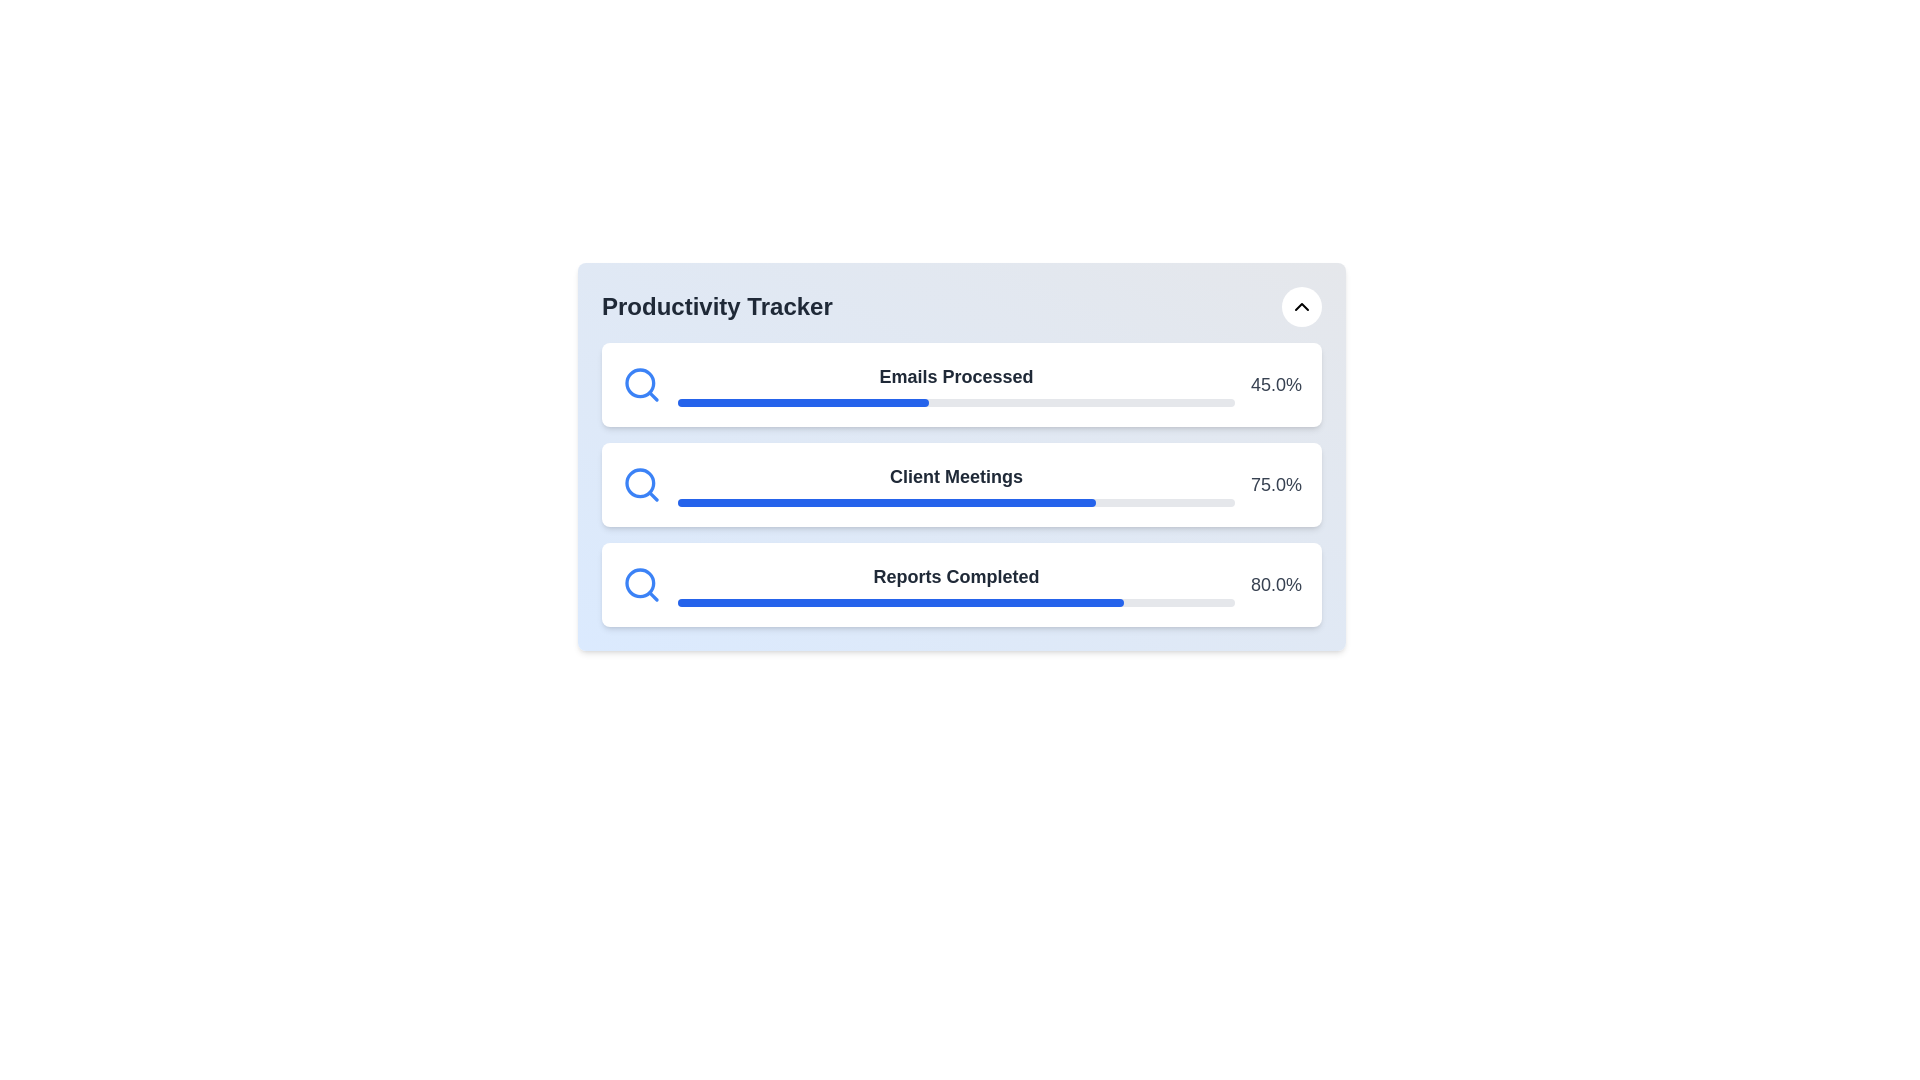 Image resolution: width=1920 pixels, height=1080 pixels. I want to click on the central circle of the magnifying glass icon, which is located to the left of the 'Reports Completed' progress bar in the third row of the interface, so click(640, 583).